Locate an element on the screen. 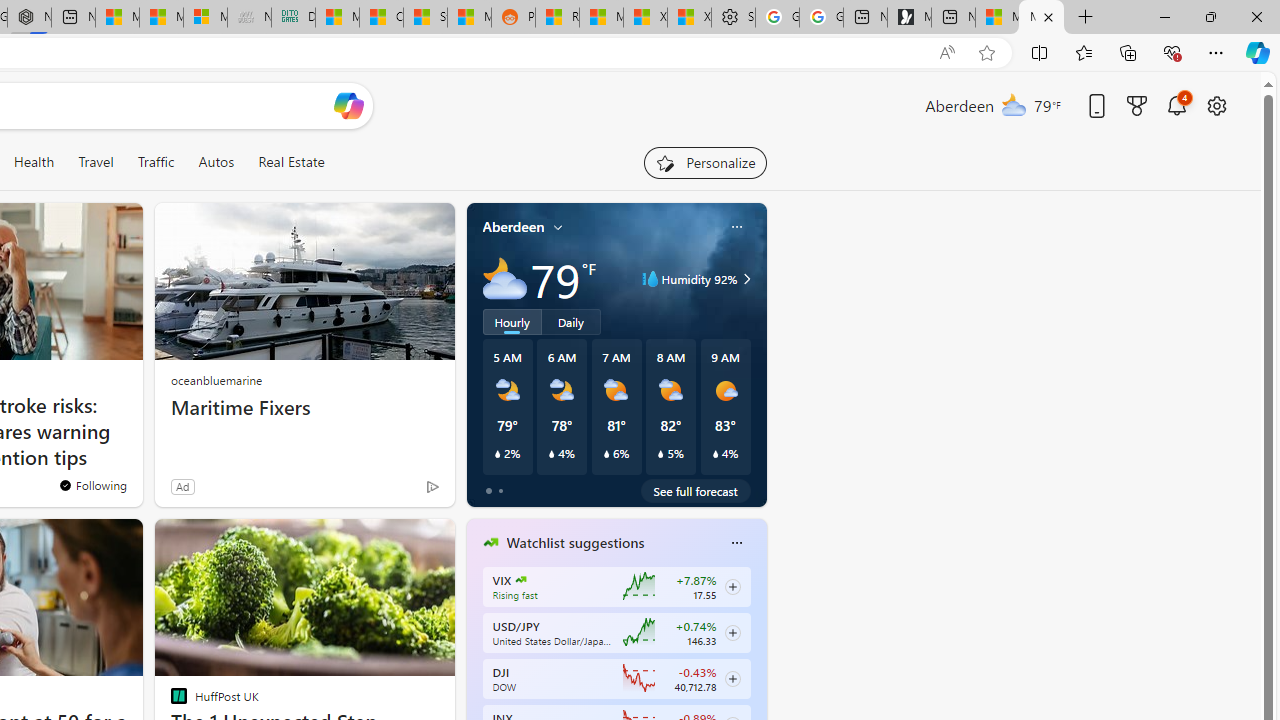 The image size is (1280, 720). 'You' is located at coordinates (91, 485).